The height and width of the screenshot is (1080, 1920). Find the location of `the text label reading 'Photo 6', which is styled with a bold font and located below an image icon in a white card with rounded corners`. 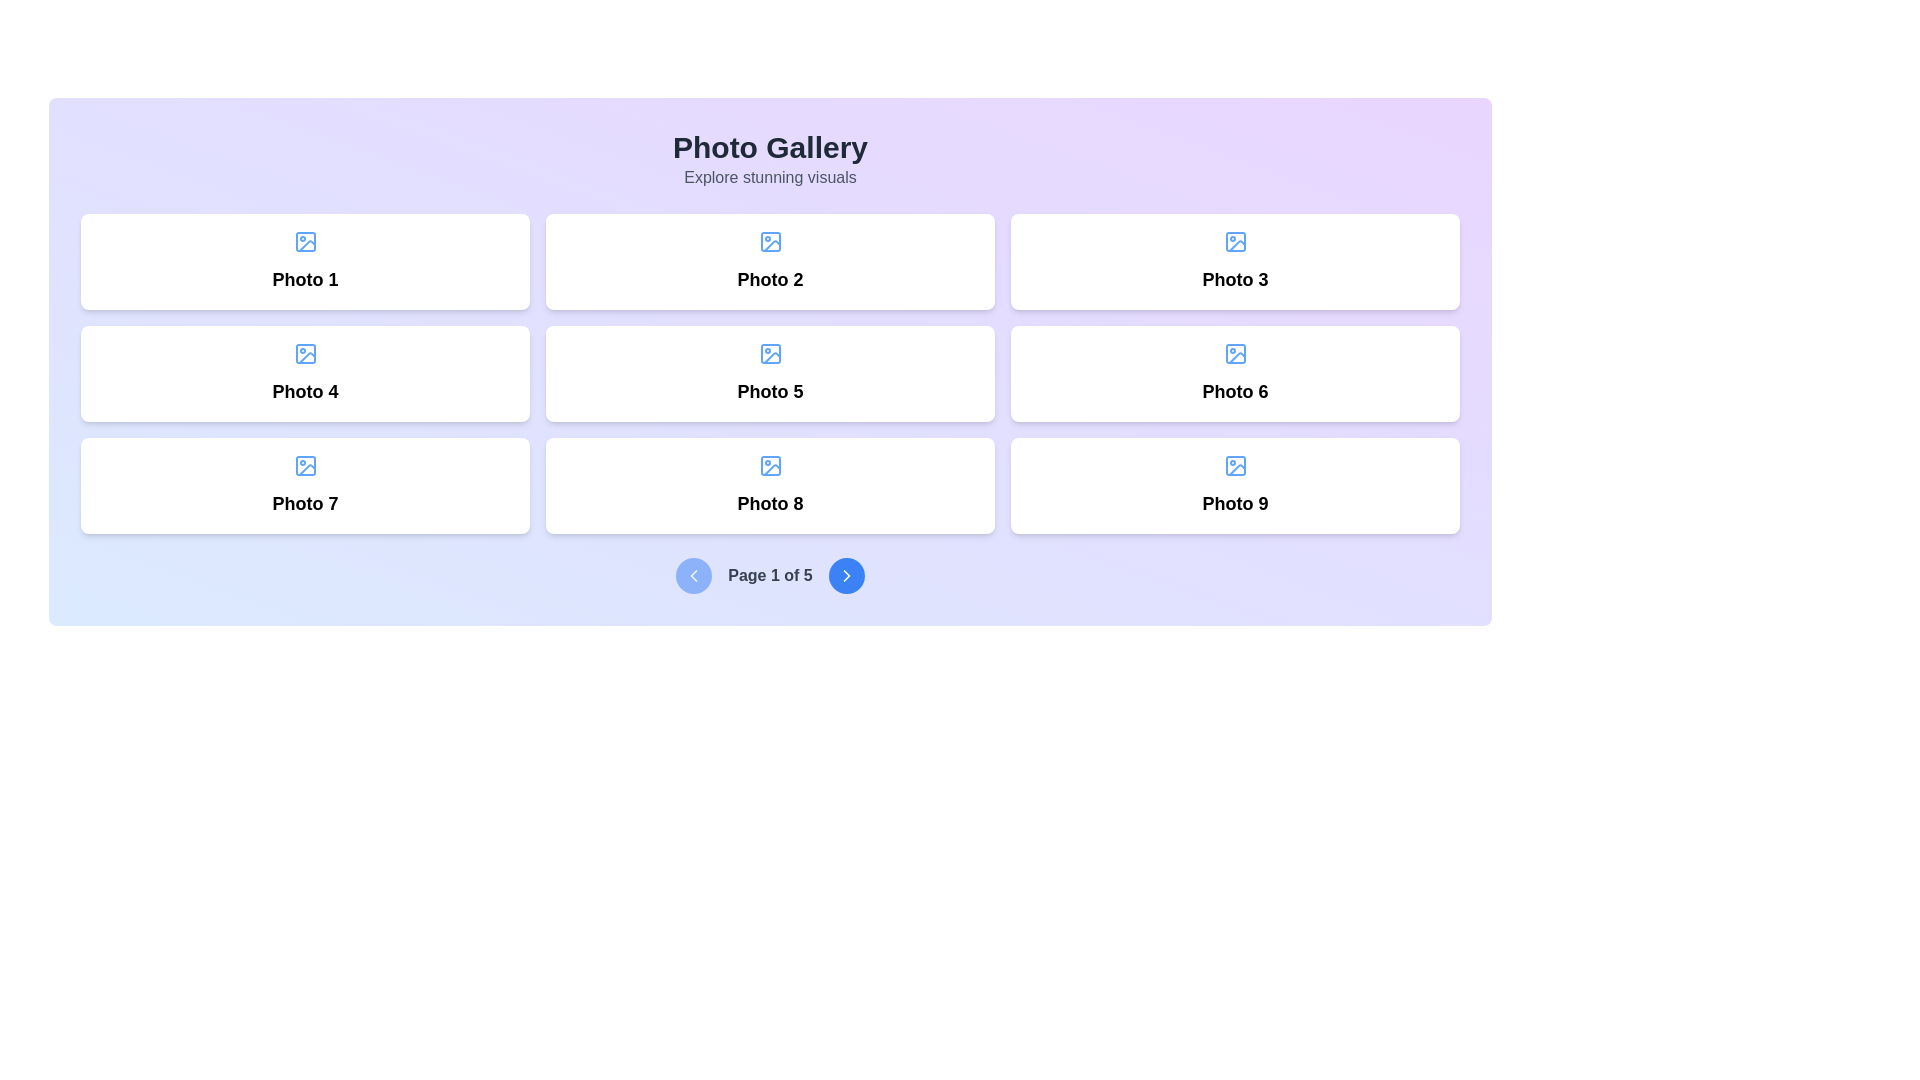

the text label reading 'Photo 6', which is styled with a bold font and located below an image icon in a white card with rounded corners is located at coordinates (1234, 392).